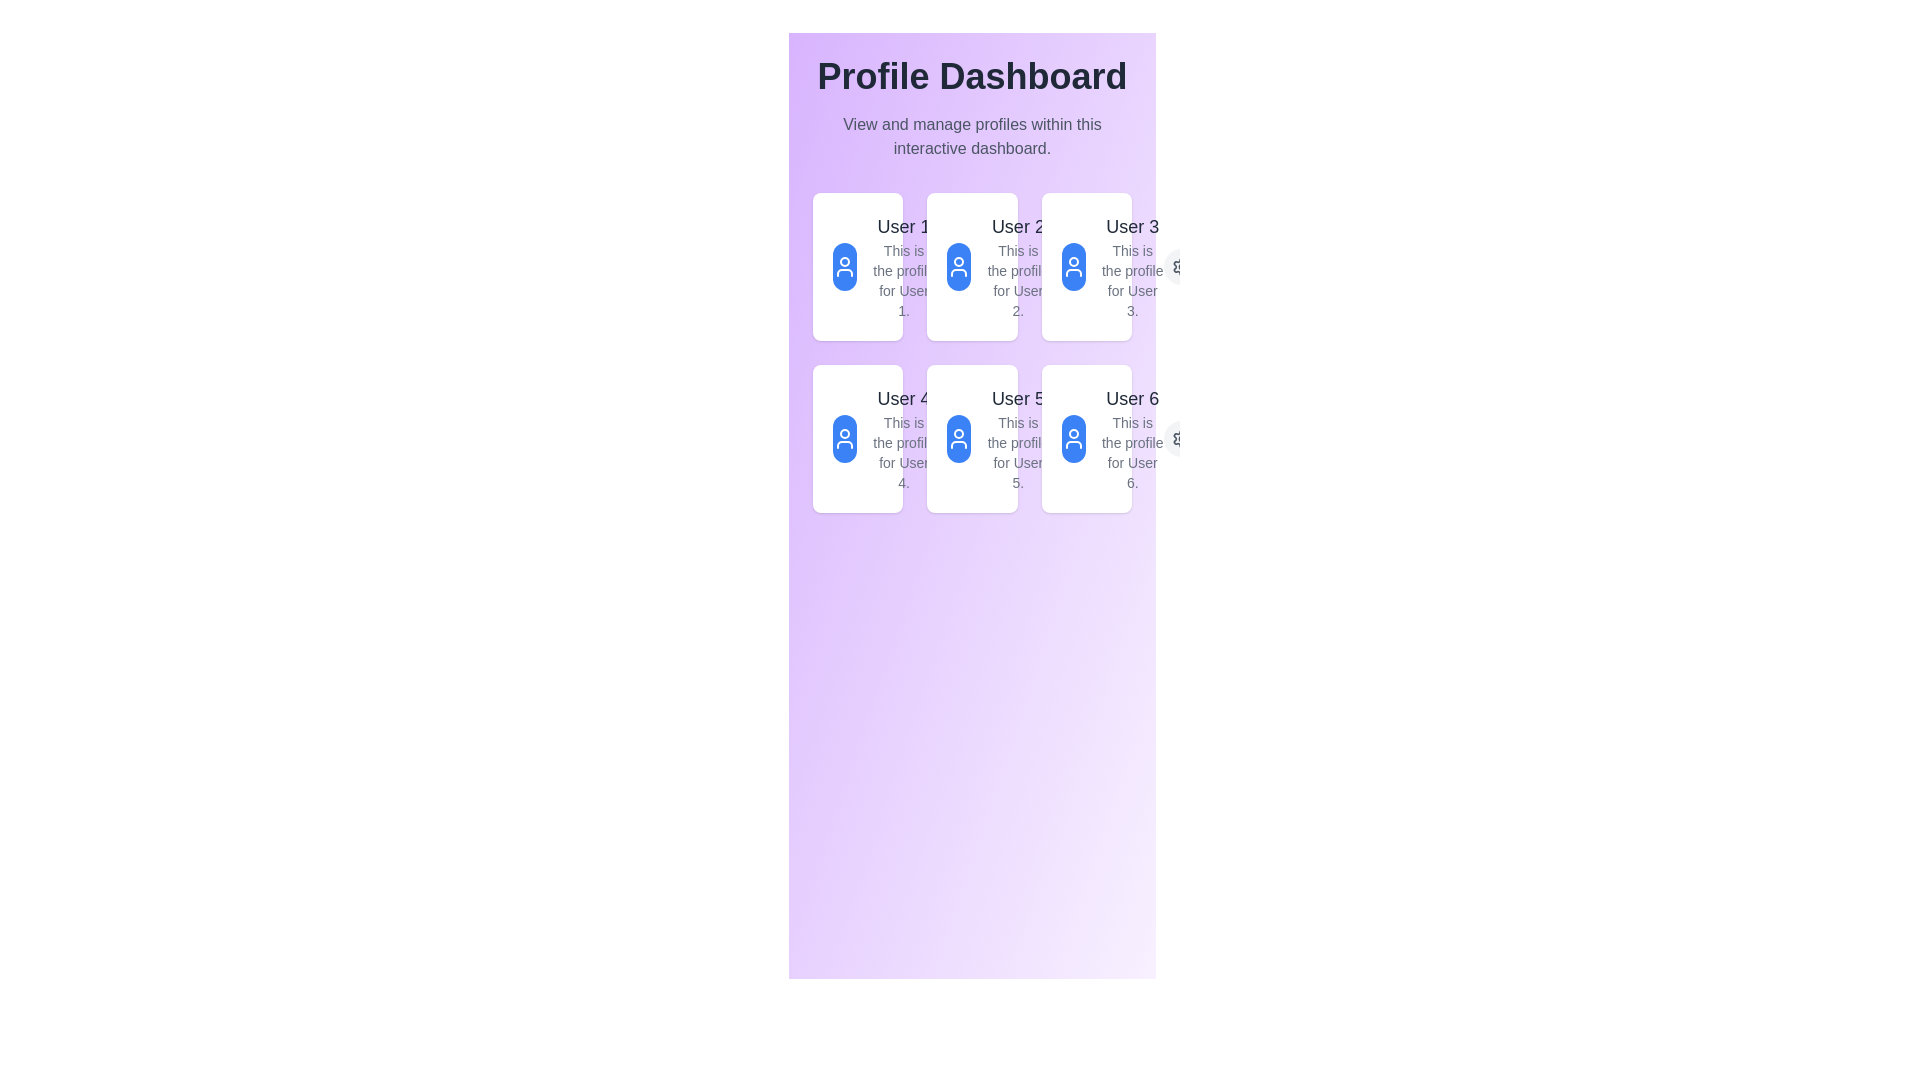 This screenshot has height=1080, width=1920. Describe the element at coordinates (1018, 438) in the screenshot. I see `the 'User 5' profile which includes the heading 'User 5' and descriptive text 'This is the profile for User 5.'` at that location.